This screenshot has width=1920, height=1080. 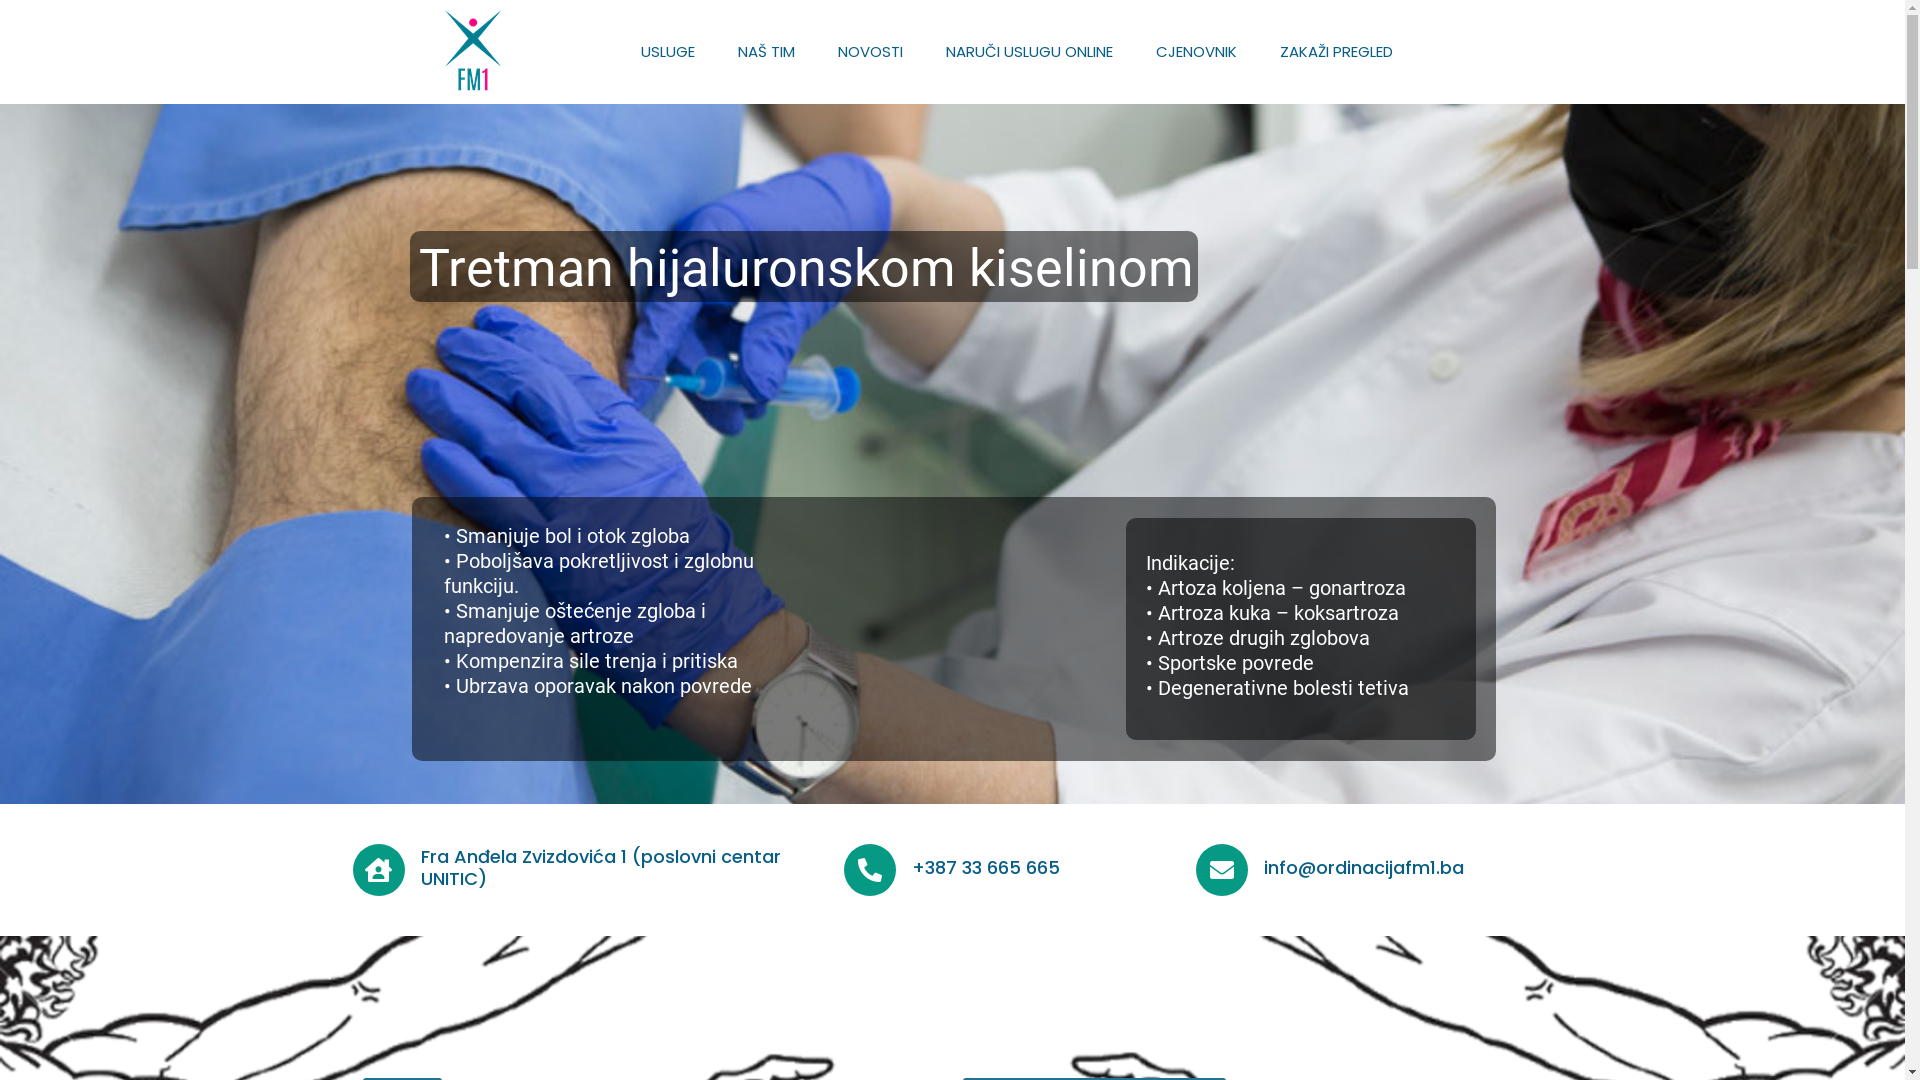 I want to click on 'CJENOVNIK', so click(x=1196, y=50).